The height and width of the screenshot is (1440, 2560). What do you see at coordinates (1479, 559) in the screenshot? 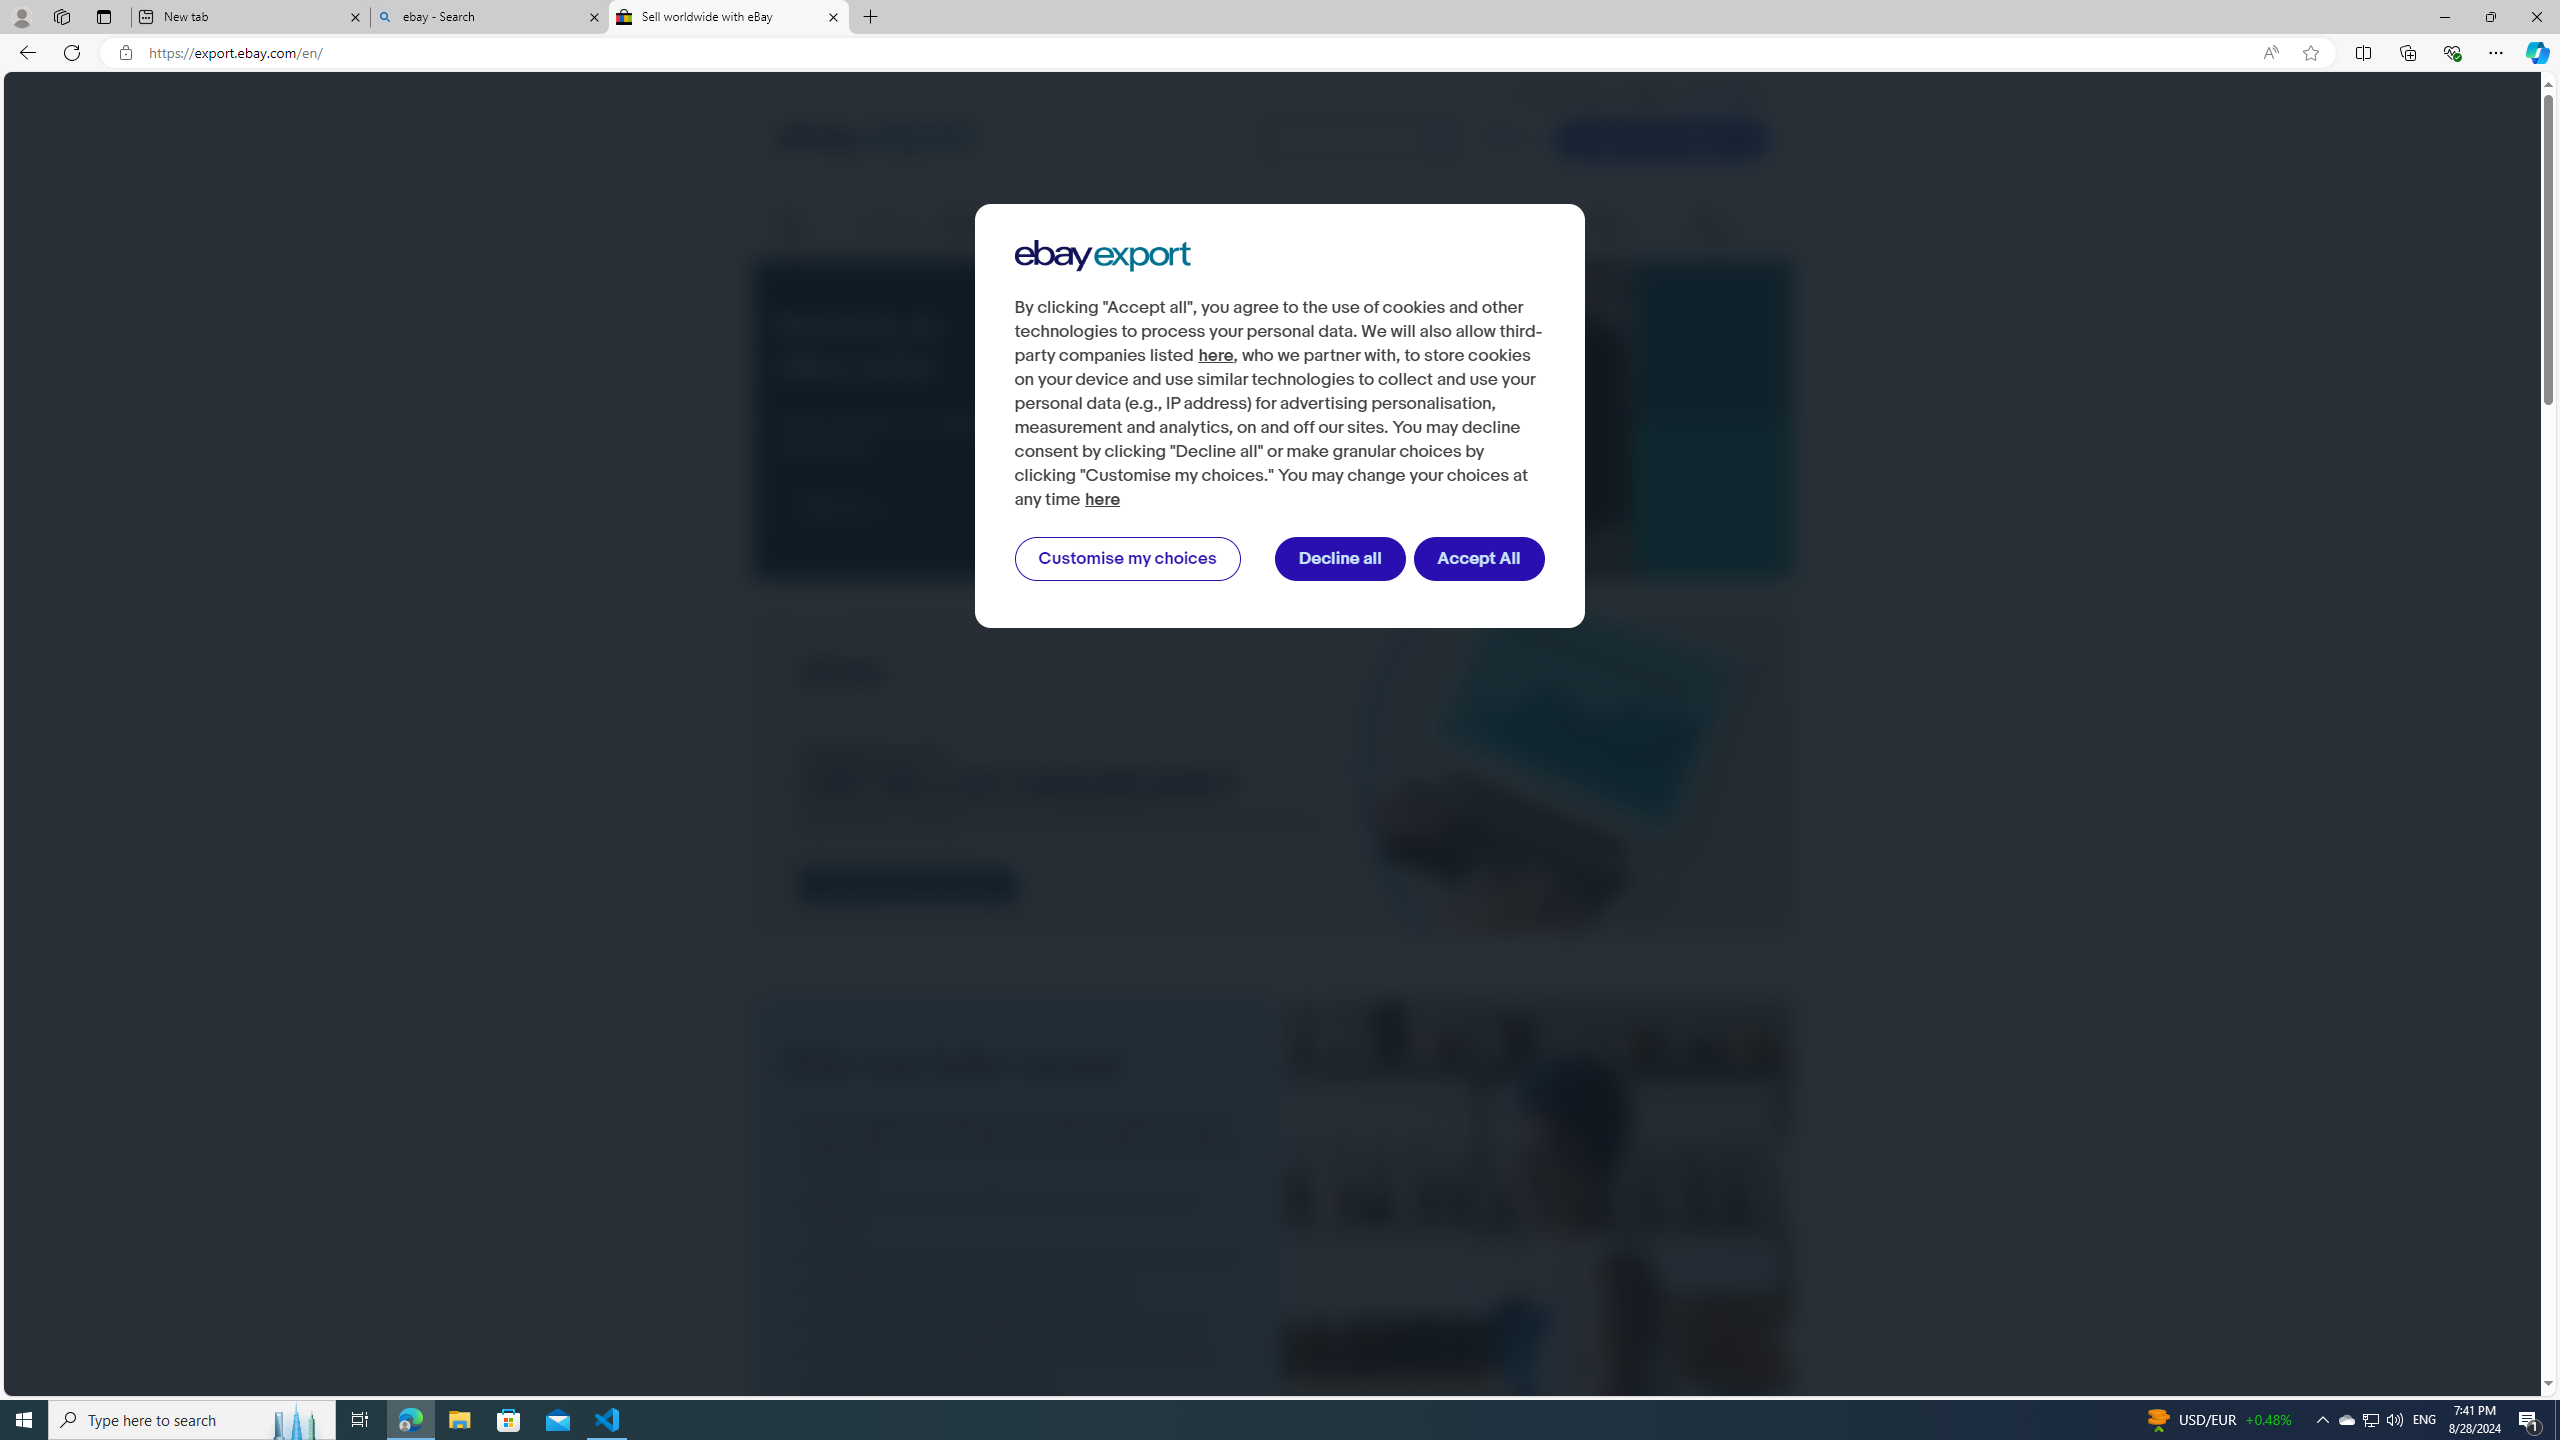
I see `'Accept All'` at bounding box center [1479, 559].